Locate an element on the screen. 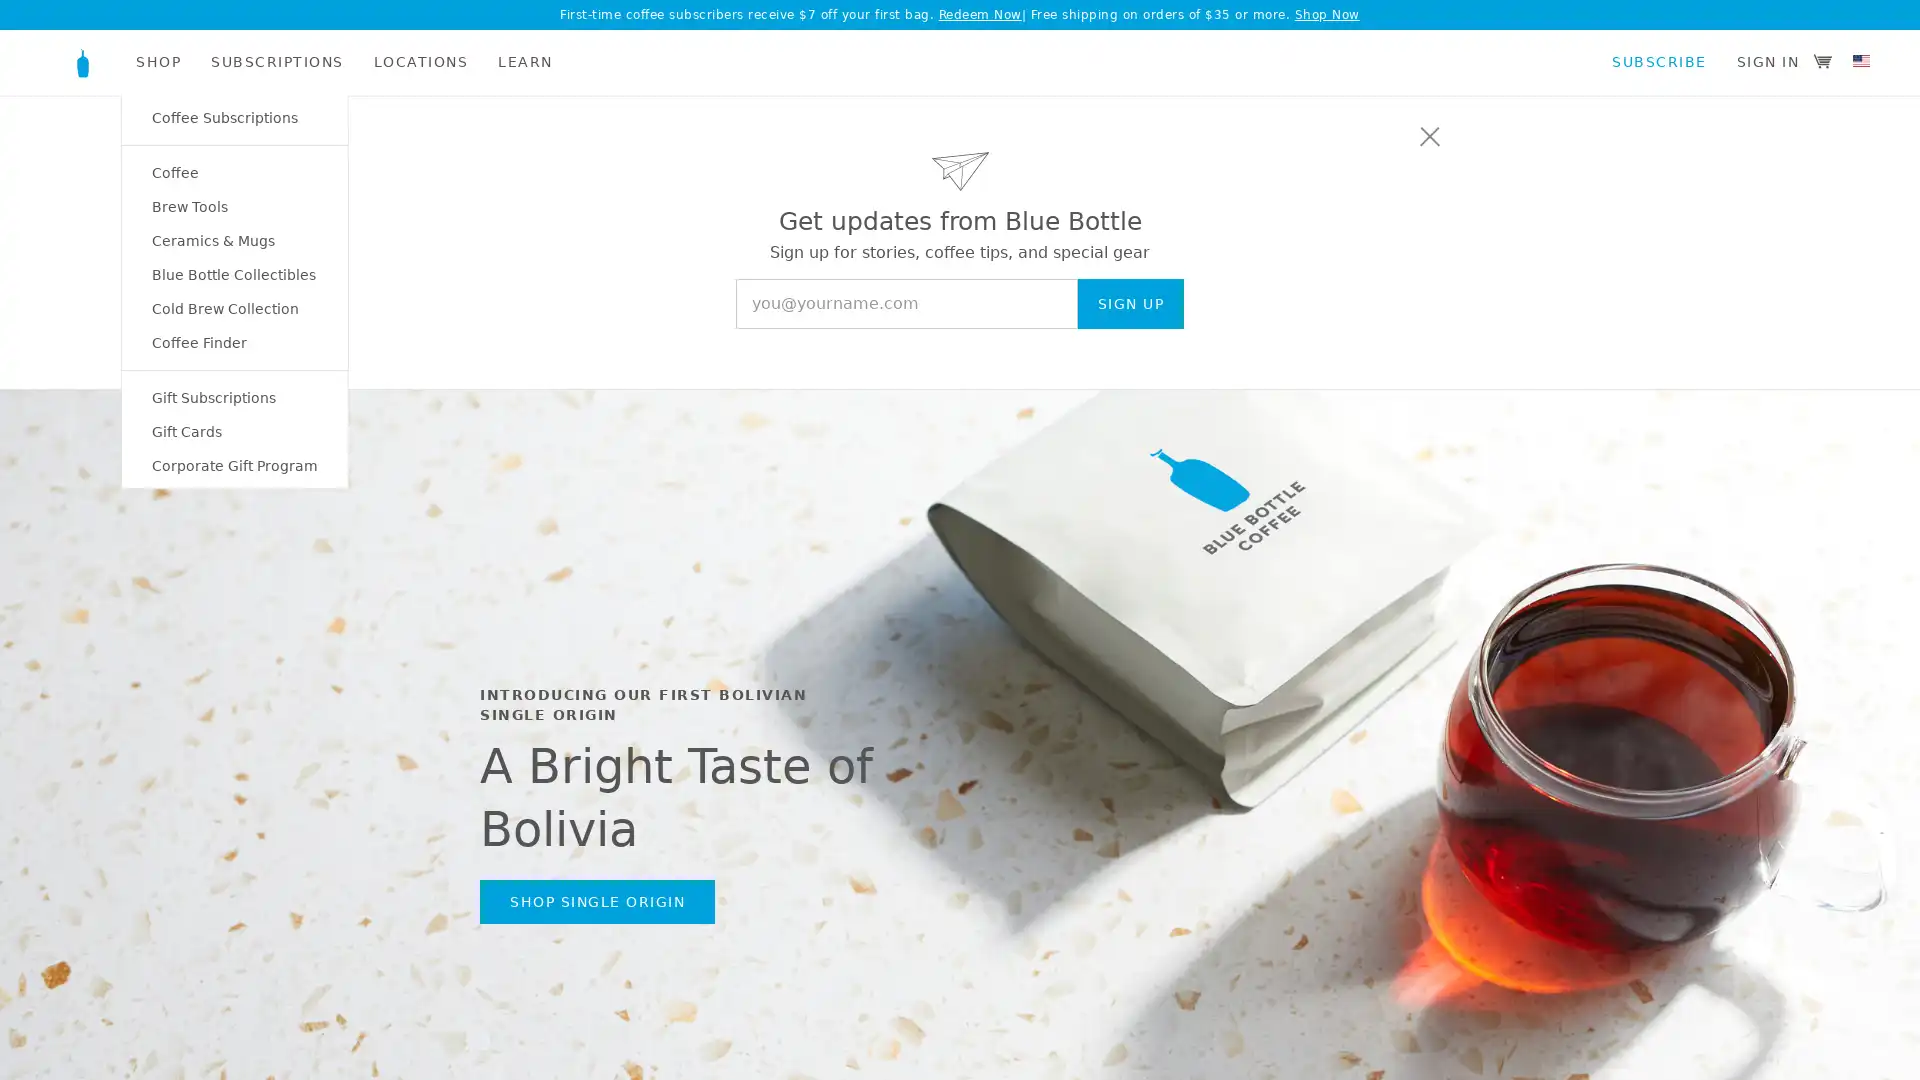 The image size is (1920, 1080). SIGN UP is located at coordinates (1130, 303).